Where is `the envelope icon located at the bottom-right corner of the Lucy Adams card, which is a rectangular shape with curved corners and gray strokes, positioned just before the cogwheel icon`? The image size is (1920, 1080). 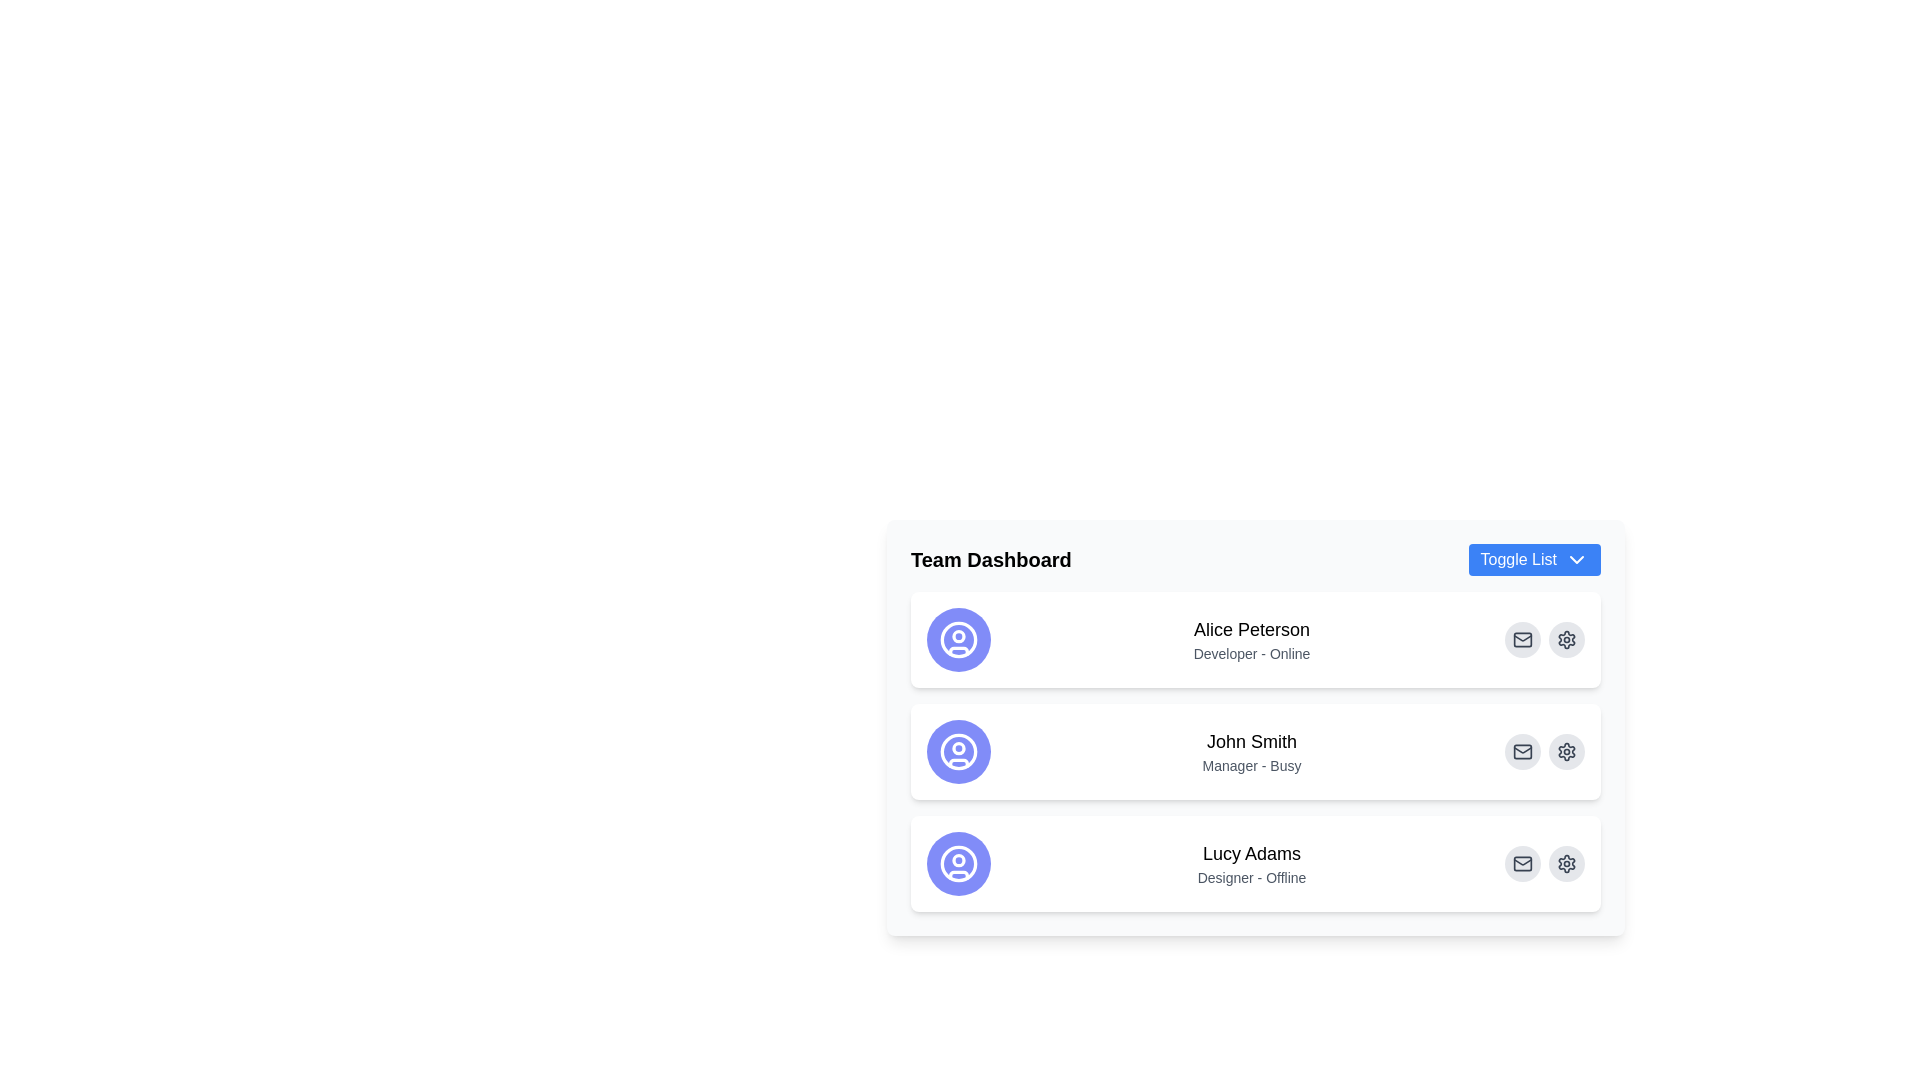
the envelope icon located at the bottom-right corner of the Lucy Adams card, which is a rectangular shape with curved corners and gray strokes, positioned just before the cogwheel icon is located at coordinates (1521, 863).